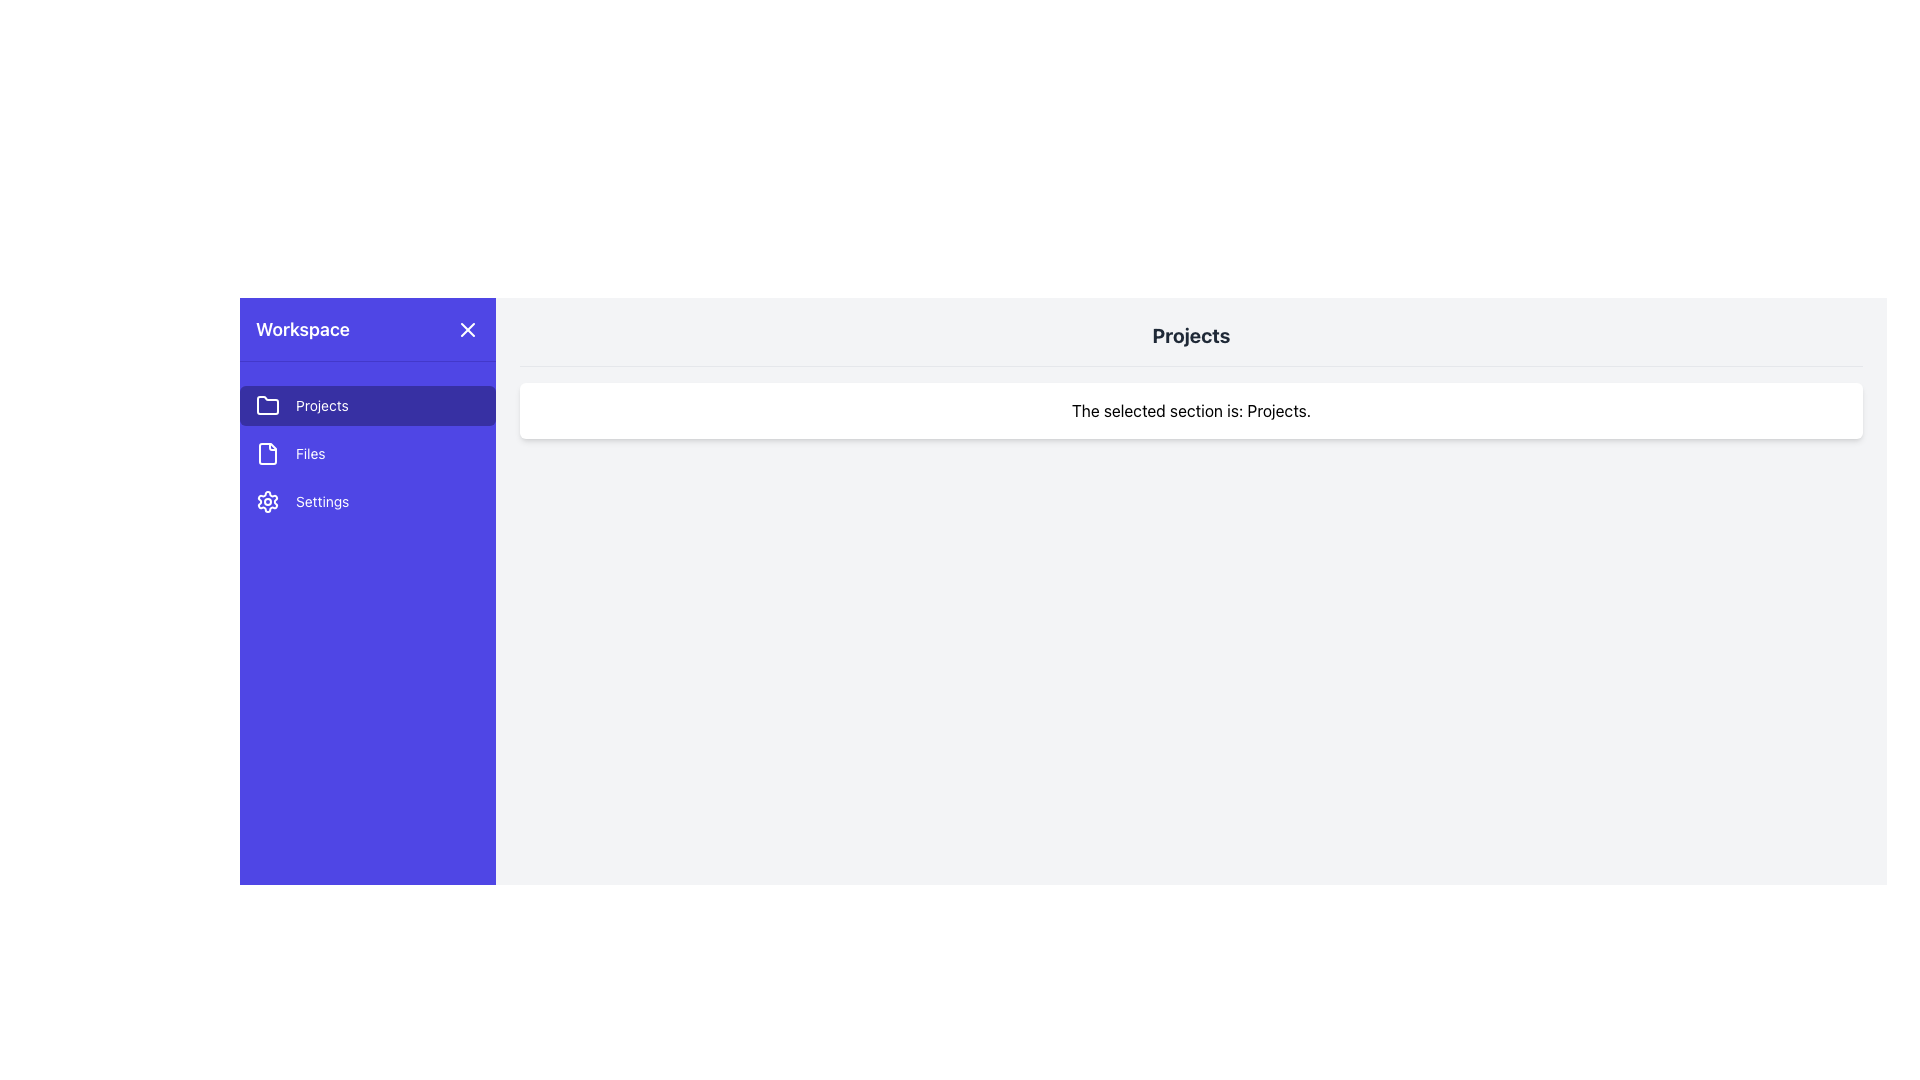 The image size is (1920, 1080). What do you see at coordinates (267, 405) in the screenshot?
I see `the folder icon located on the left sidebar navigation menu, which is the leftmost icon within the 'Projects' item` at bounding box center [267, 405].